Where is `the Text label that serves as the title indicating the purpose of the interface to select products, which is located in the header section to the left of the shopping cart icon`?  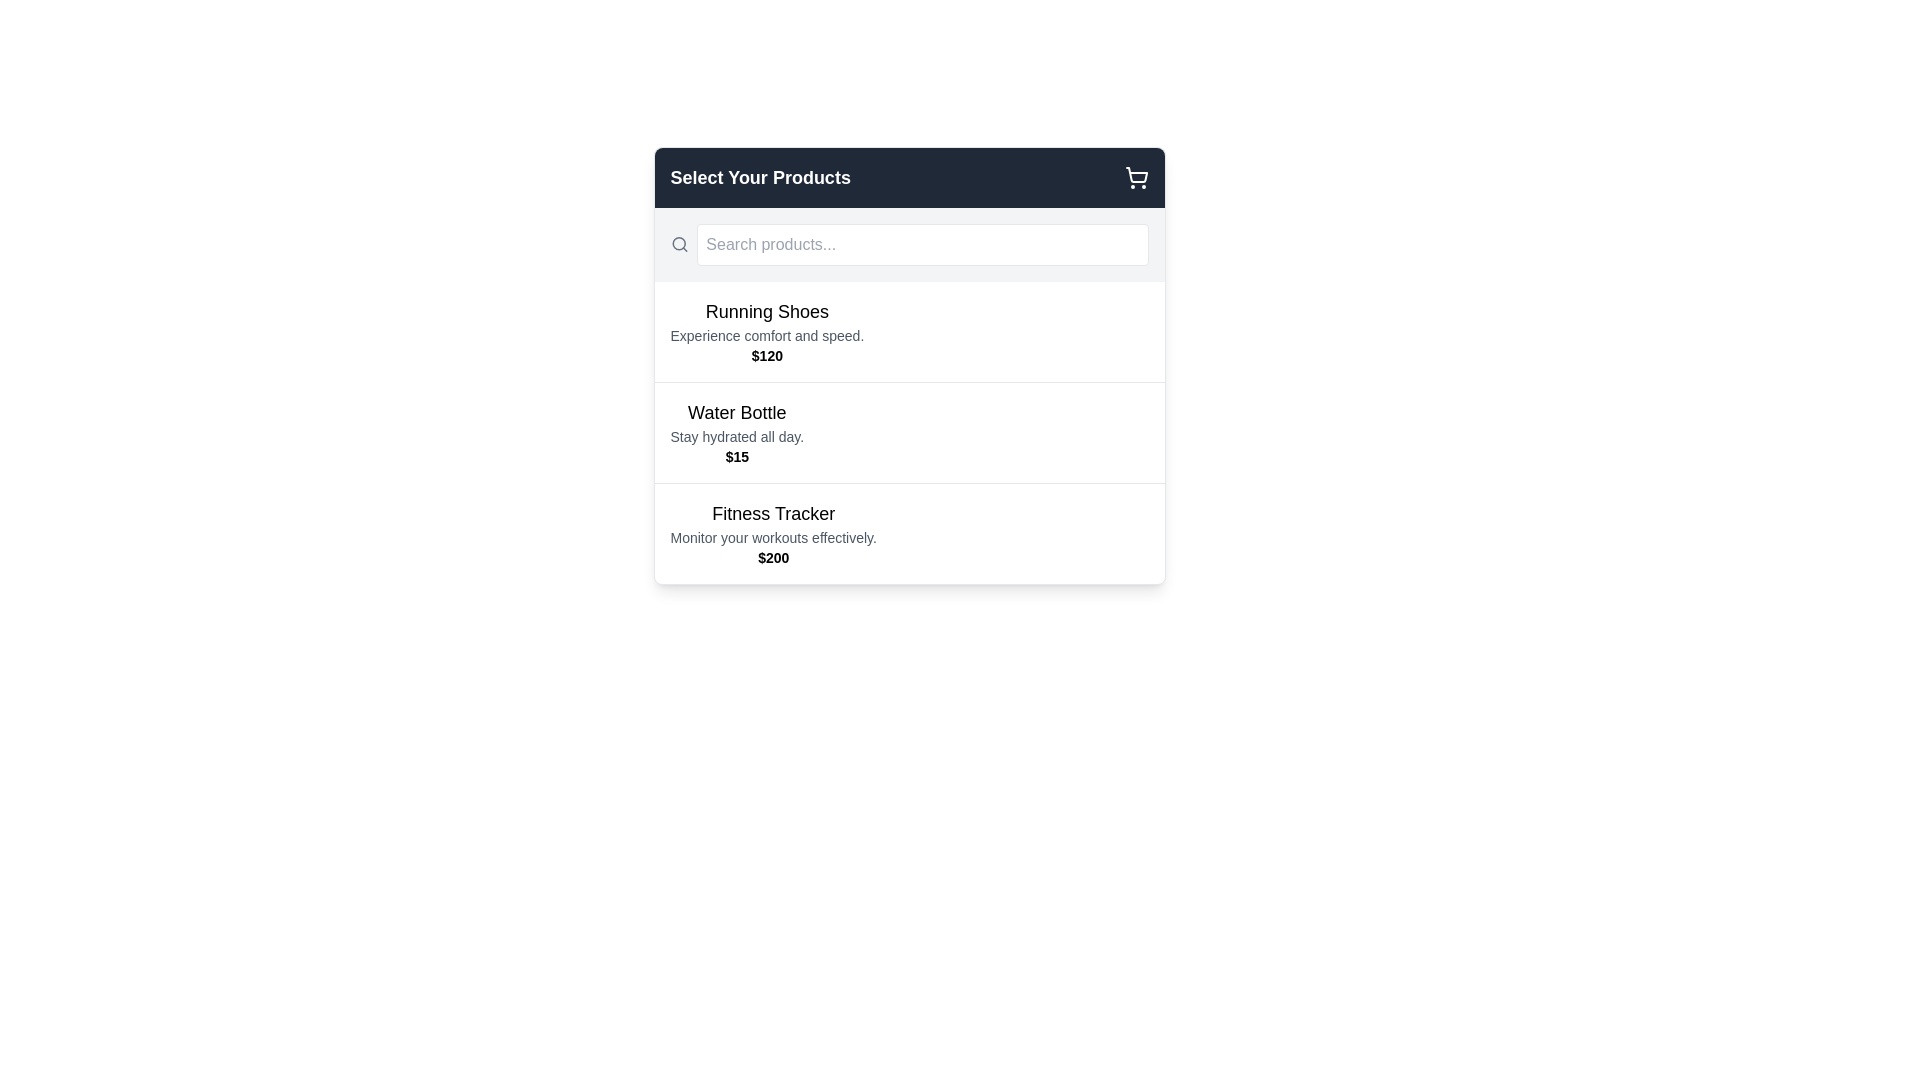
the Text label that serves as the title indicating the purpose of the interface to select products, which is located in the header section to the left of the shopping cart icon is located at coordinates (759, 176).